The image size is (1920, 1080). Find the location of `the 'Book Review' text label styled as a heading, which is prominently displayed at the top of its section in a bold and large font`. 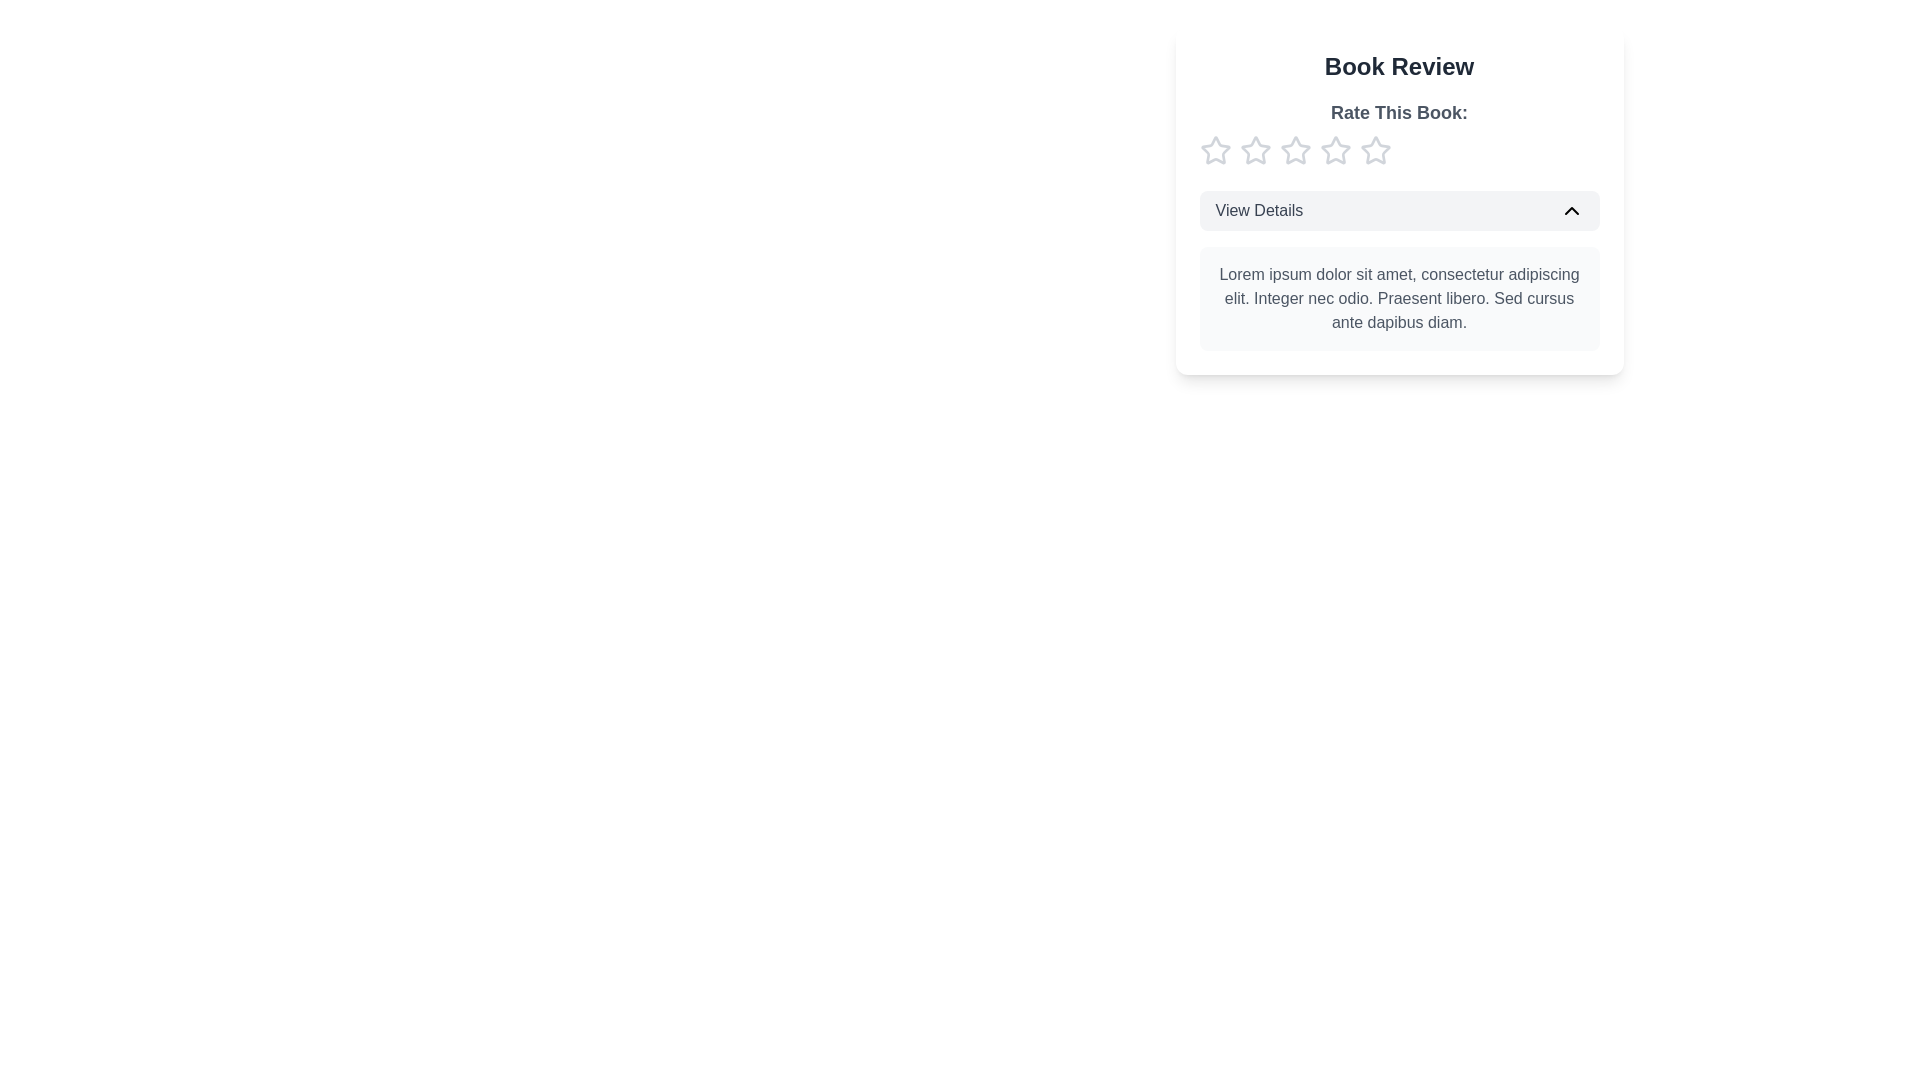

the 'Book Review' text label styled as a heading, which is prominently displayed at the top of its section in a bold and large font is located at coordinates (1398, 65).